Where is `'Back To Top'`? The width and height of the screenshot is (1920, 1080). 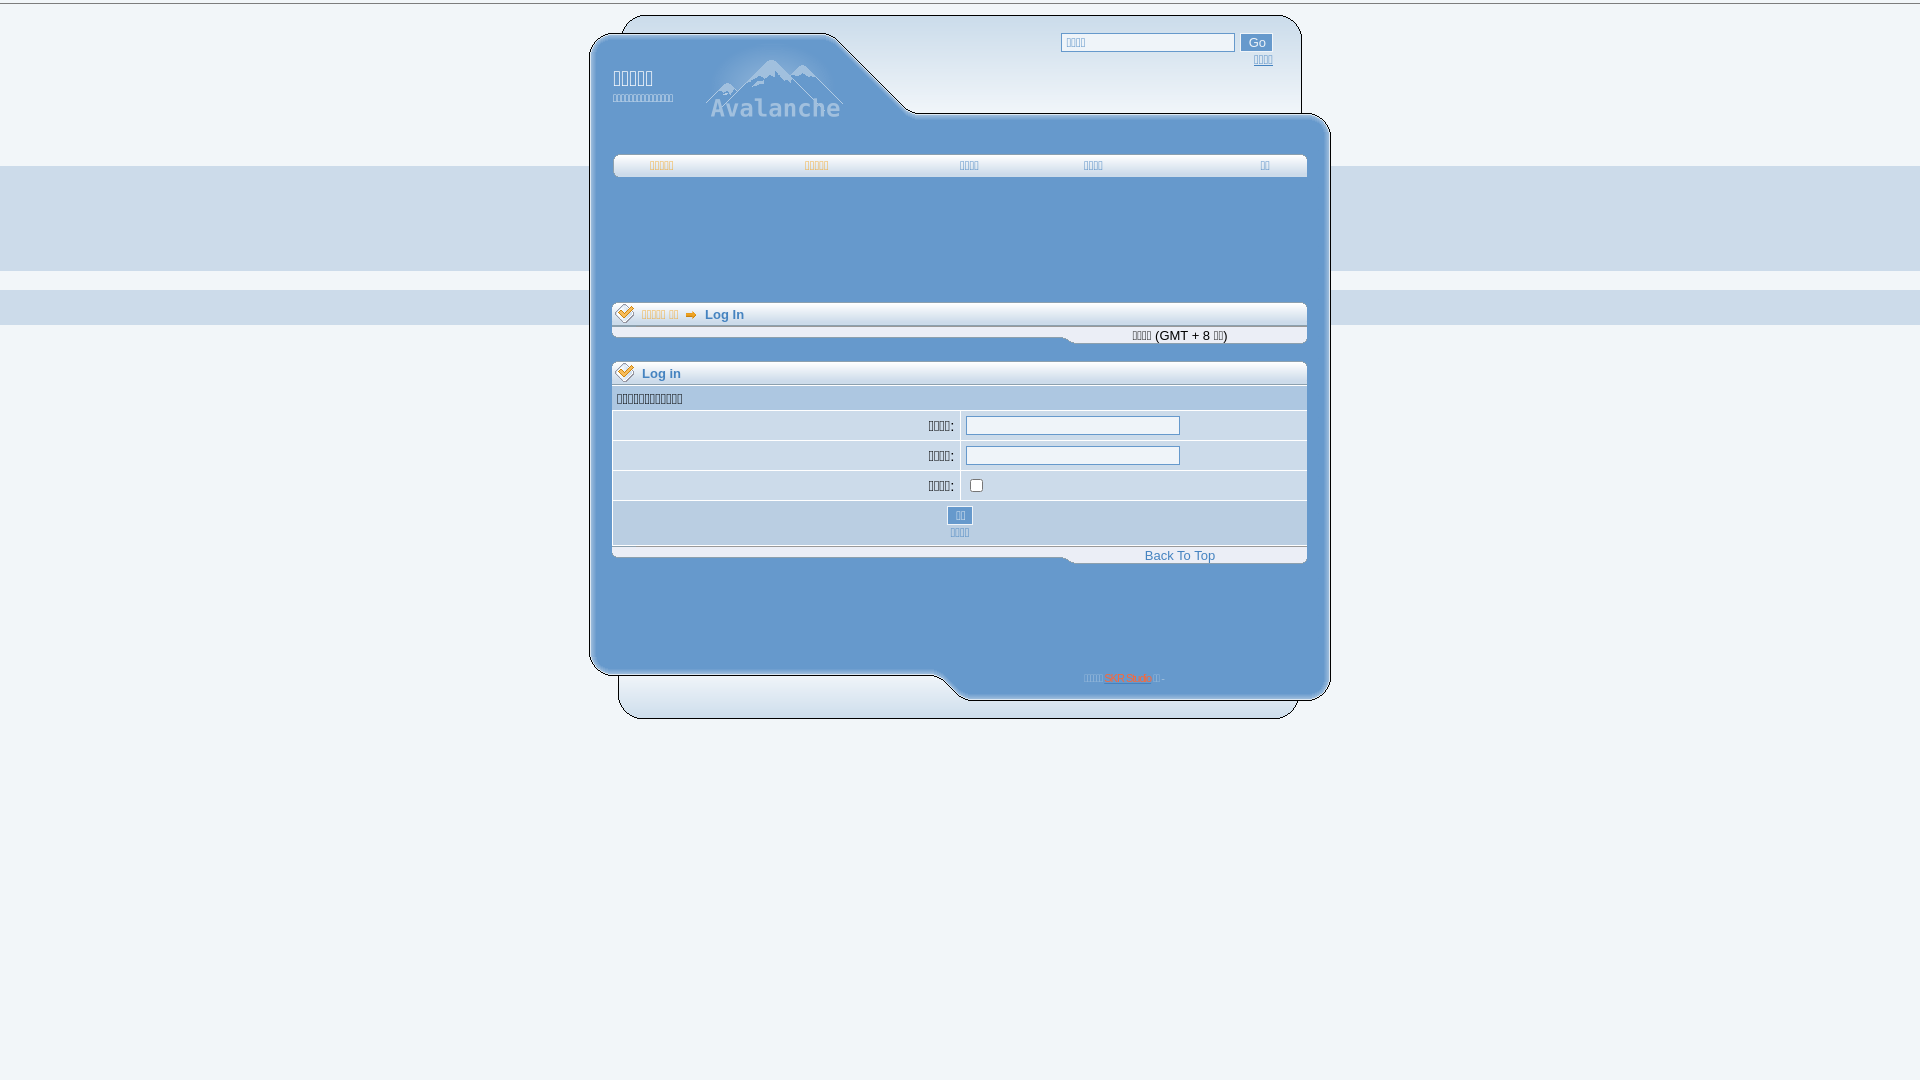
'Back To Top' is located at coordinates (1180, 555).